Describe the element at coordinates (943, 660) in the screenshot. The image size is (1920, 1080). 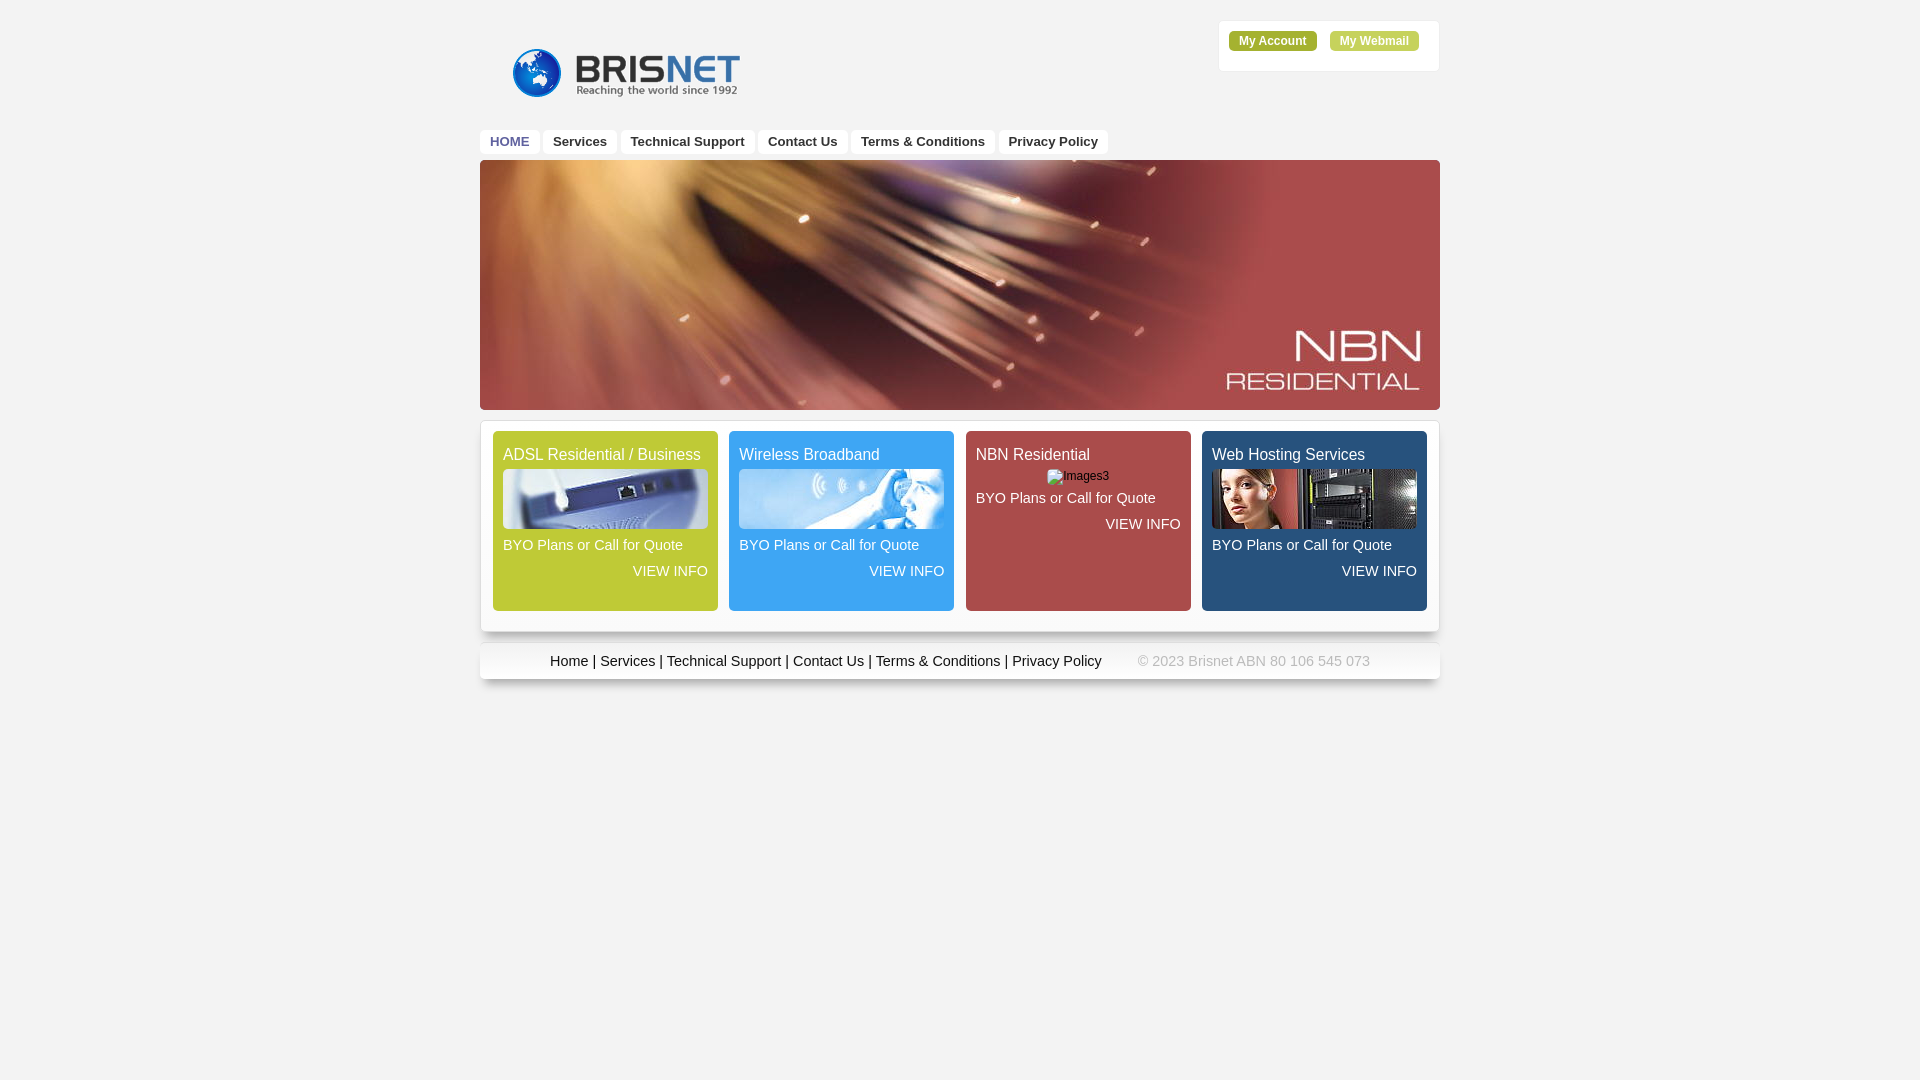
I see `'Terms & Conditions |'` at that location.